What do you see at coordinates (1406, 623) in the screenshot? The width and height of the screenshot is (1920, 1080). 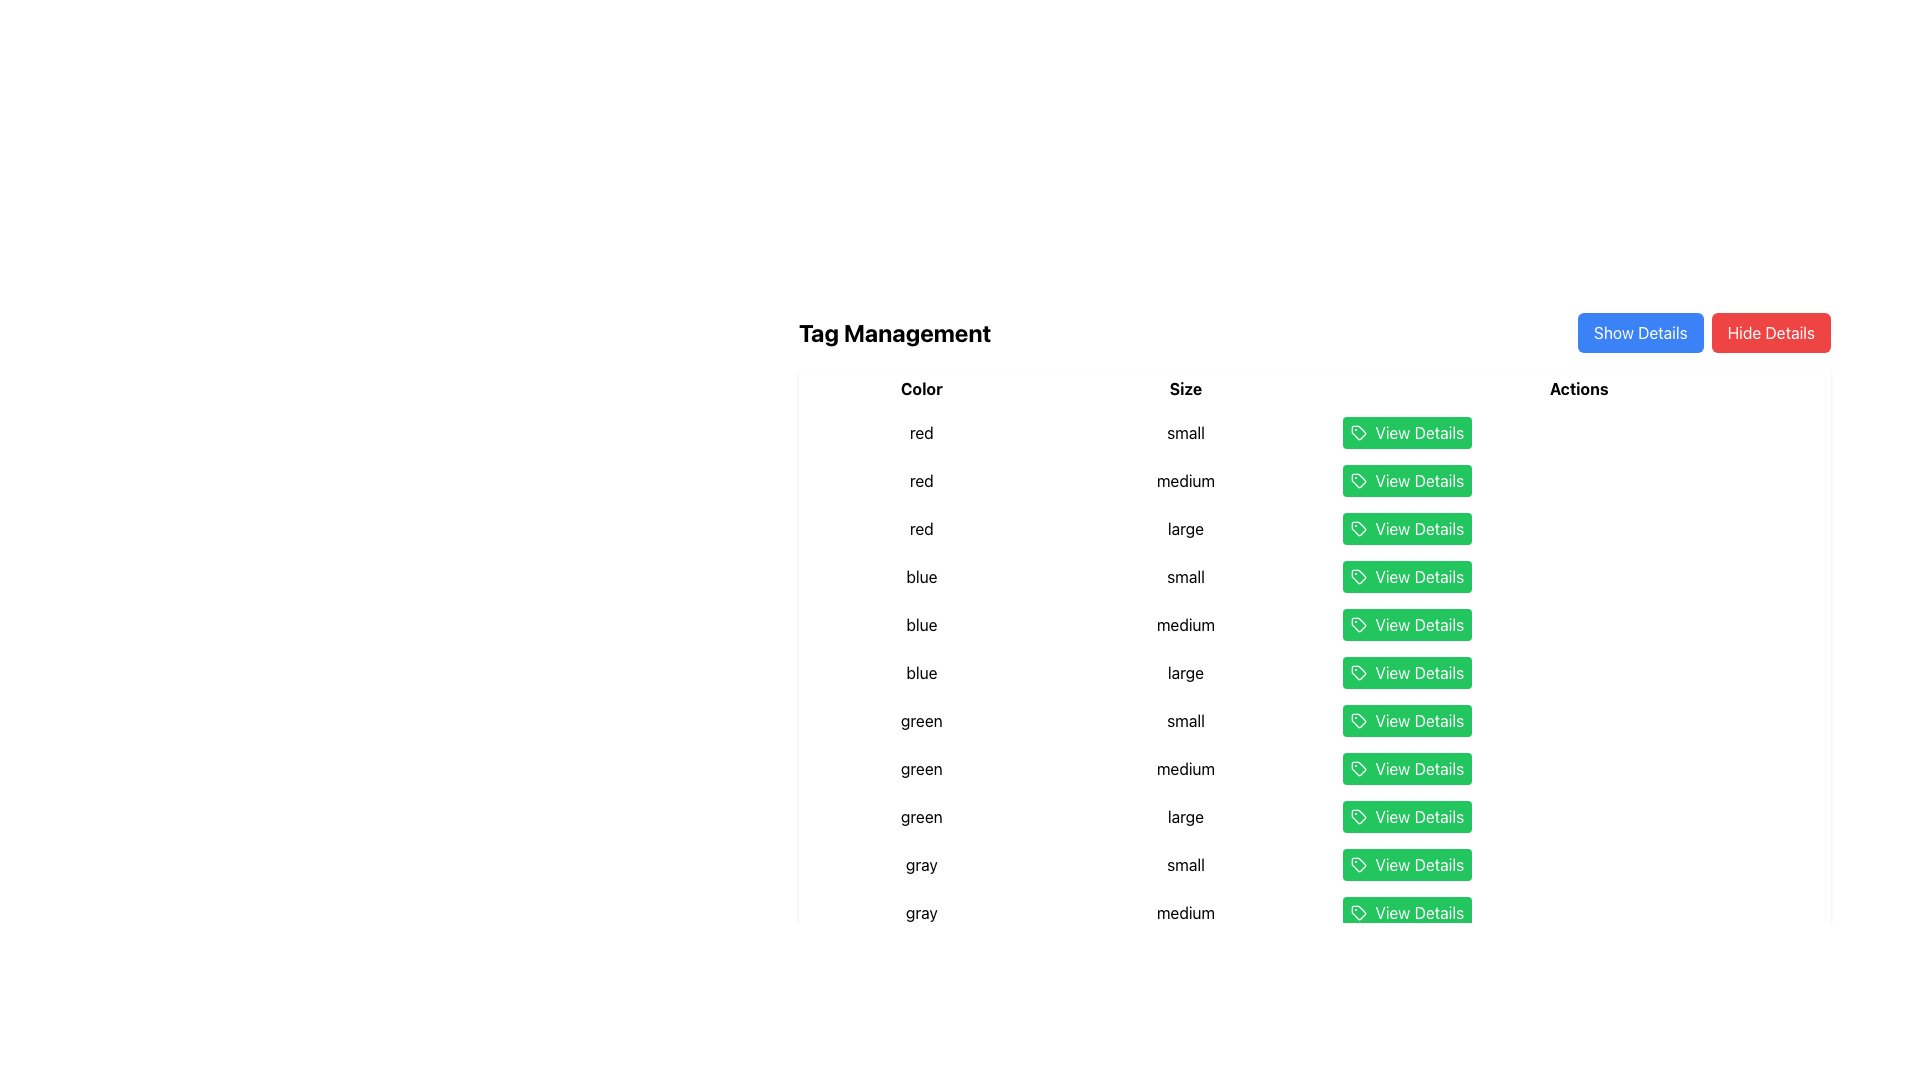 I see `the button in the sixth row of the interactive table under the 'Actions' column` at bounding box center [1406, 623].